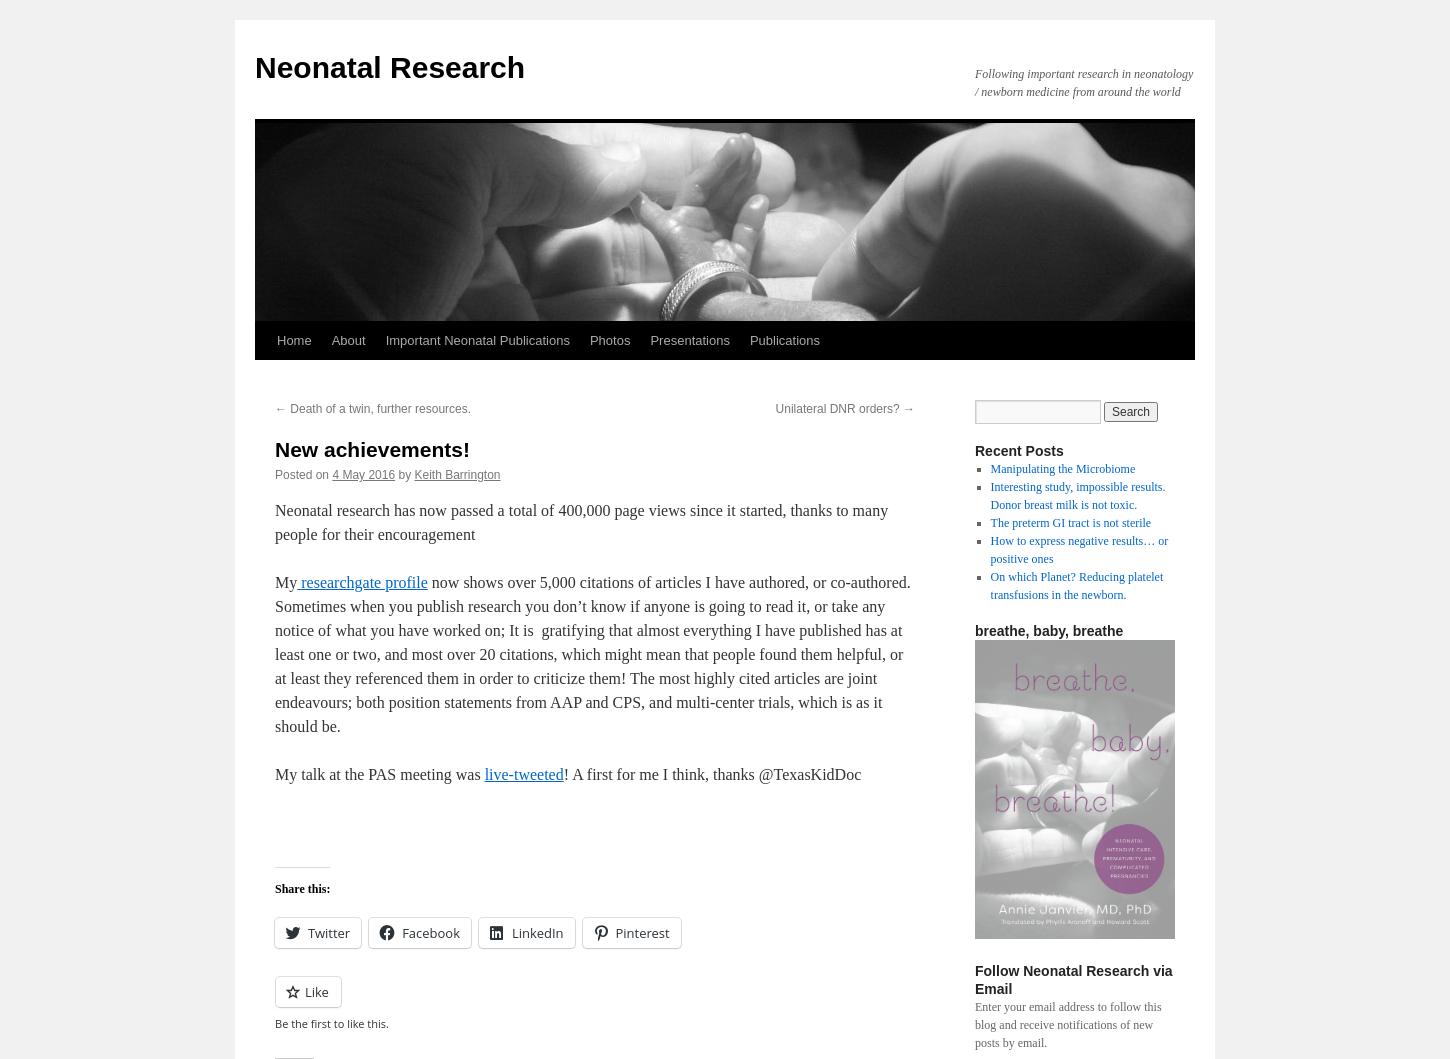 This screenshot has height=1059, width=1450. I want to click on 'My talk at the PAS meeting was', so click(378, 773).